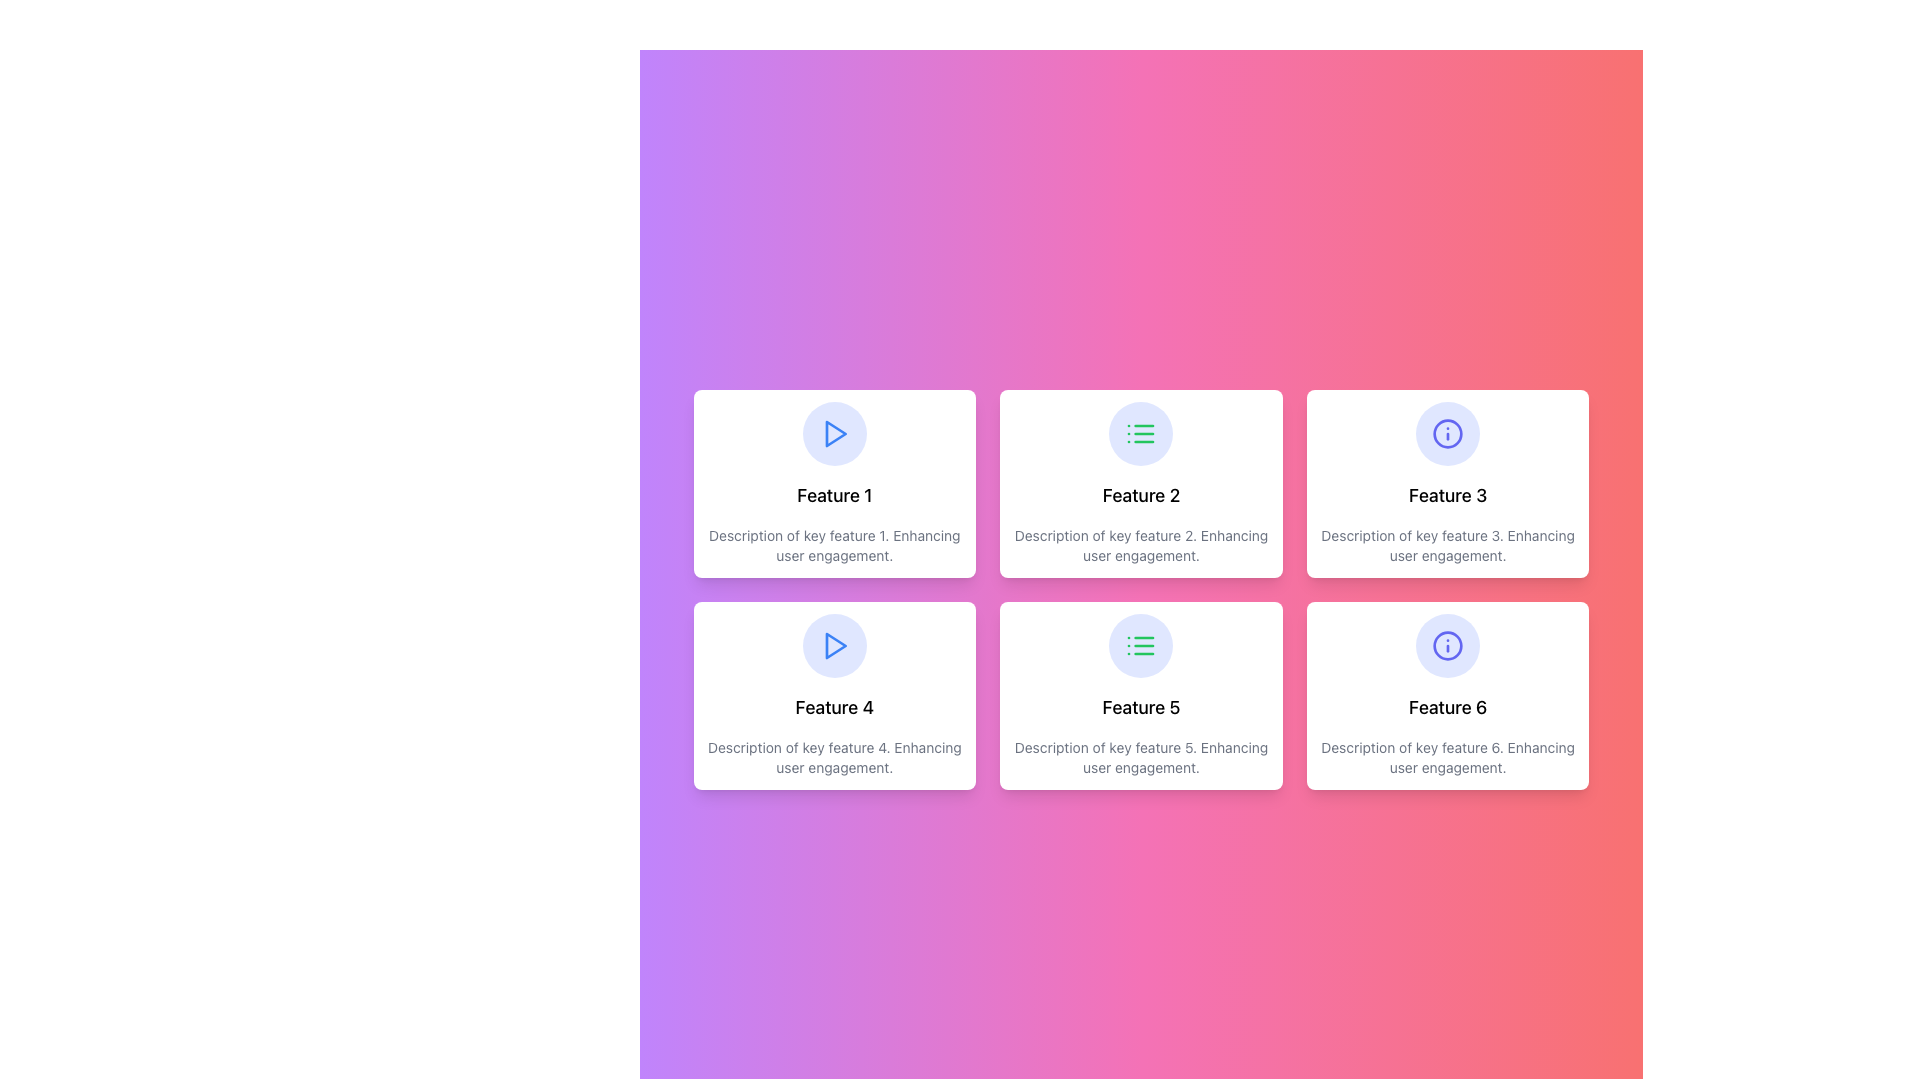  Describe the element at coordinates (1141, 546) in the screenshot. I see `the descriptive text element located within the 'Feature 2' card, positioned directly below the title 'Feature 2' and the circular icon at the top-center of the card` at that location.